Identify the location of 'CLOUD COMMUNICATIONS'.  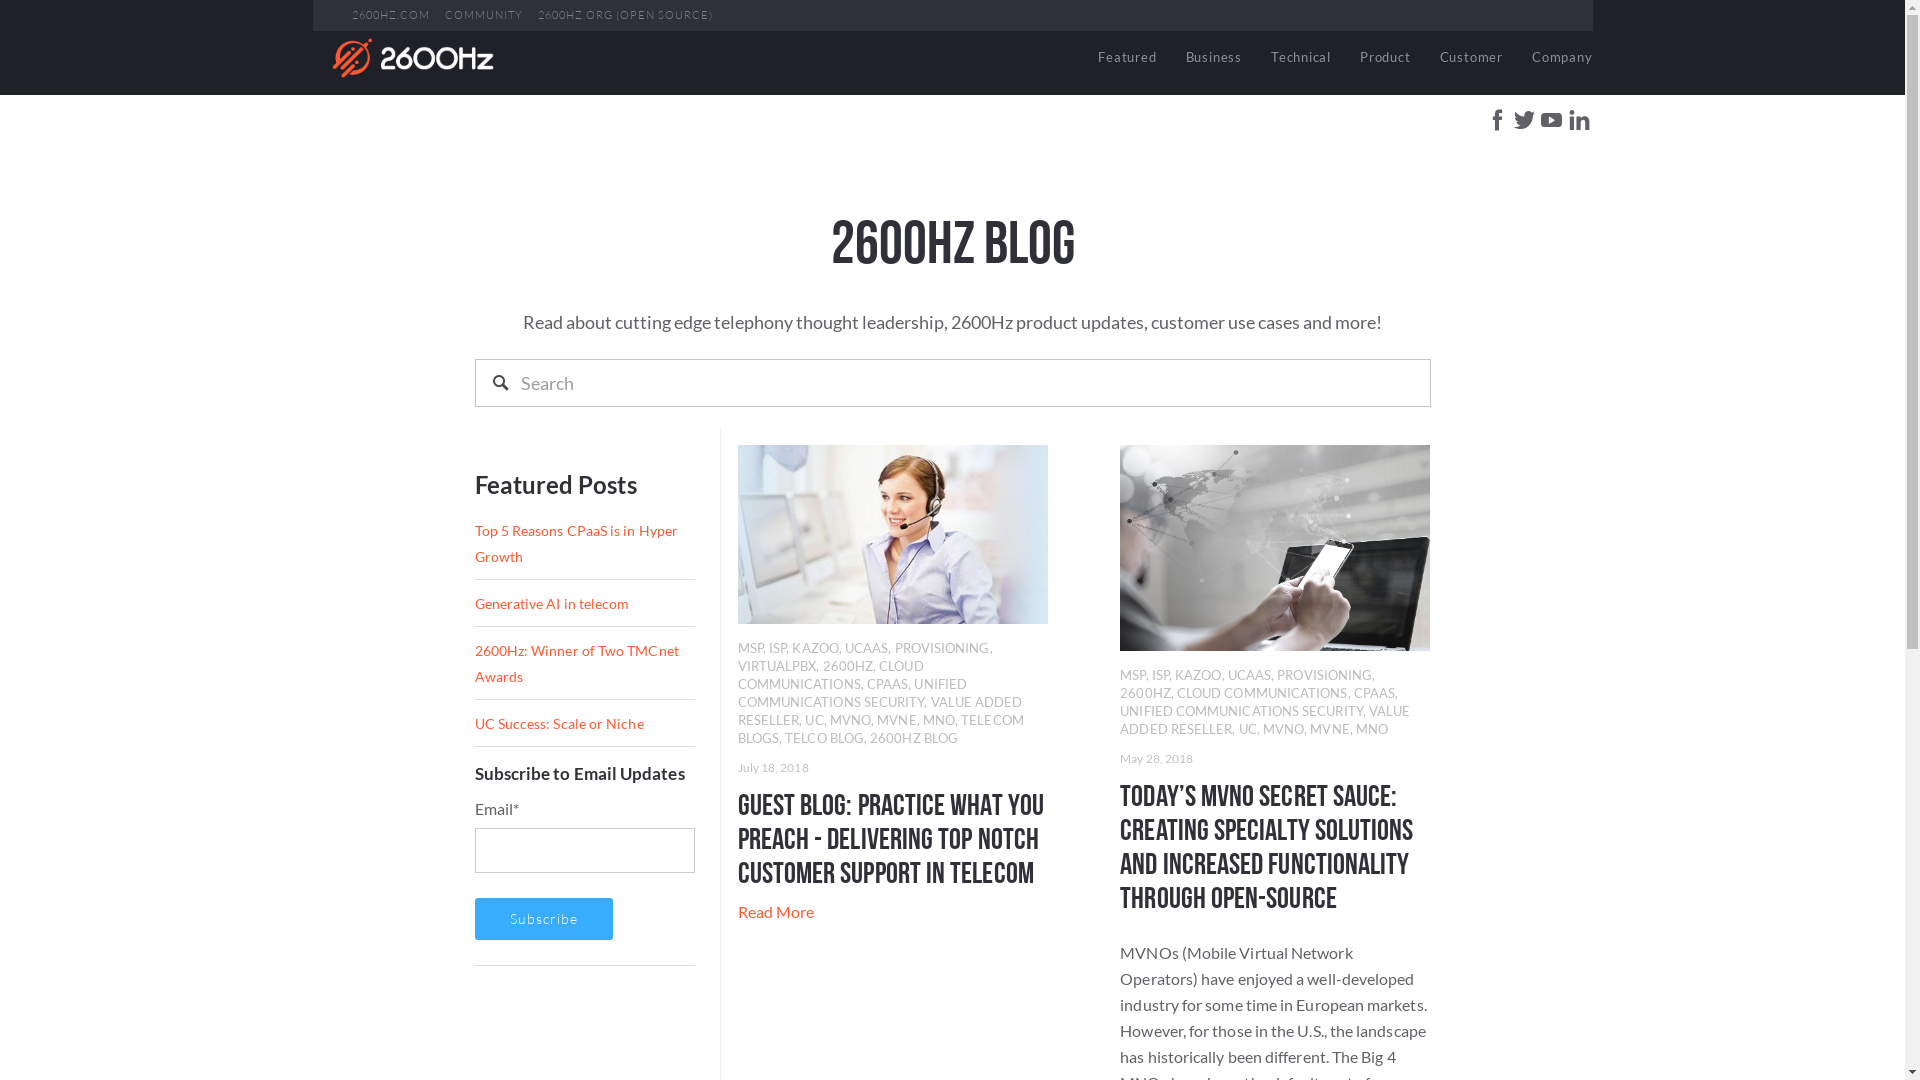
(737, 675).